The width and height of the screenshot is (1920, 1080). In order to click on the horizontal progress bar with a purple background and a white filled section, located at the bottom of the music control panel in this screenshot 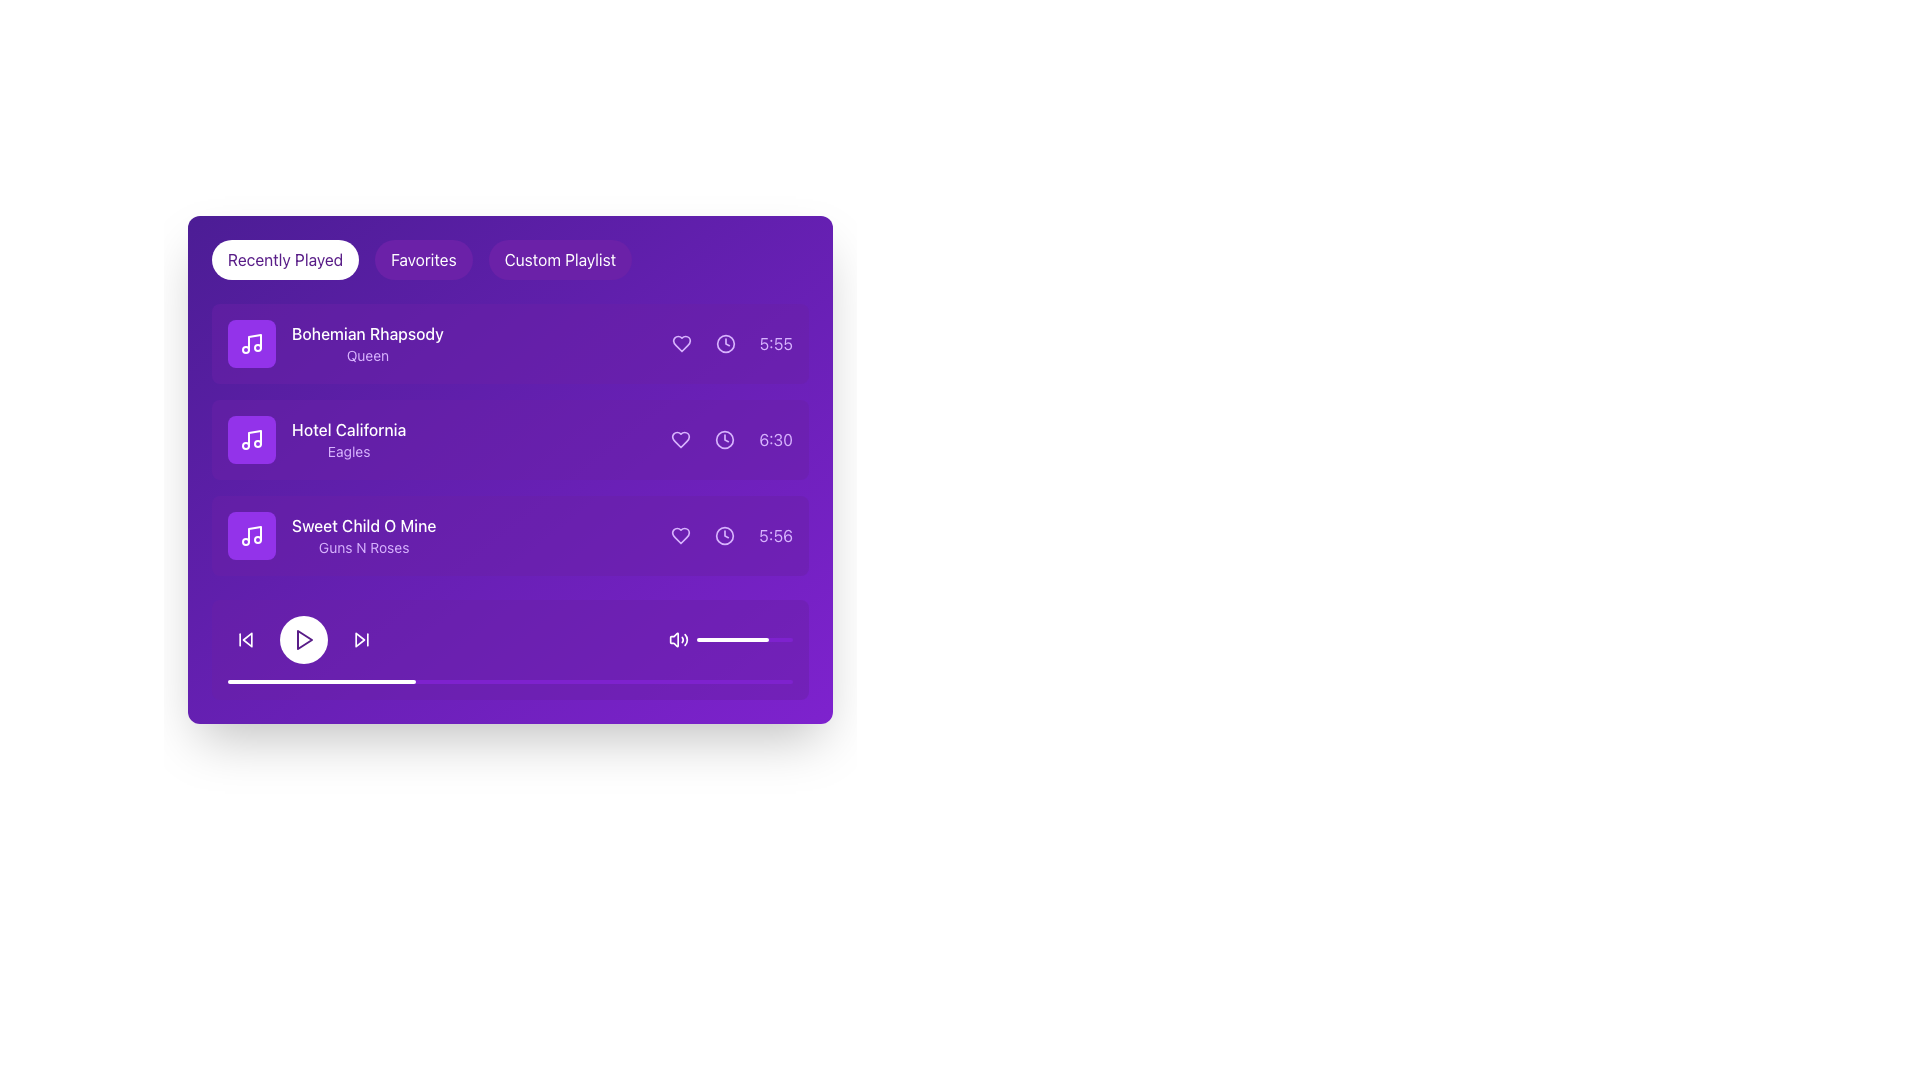, I will do `click(510, 681)`.